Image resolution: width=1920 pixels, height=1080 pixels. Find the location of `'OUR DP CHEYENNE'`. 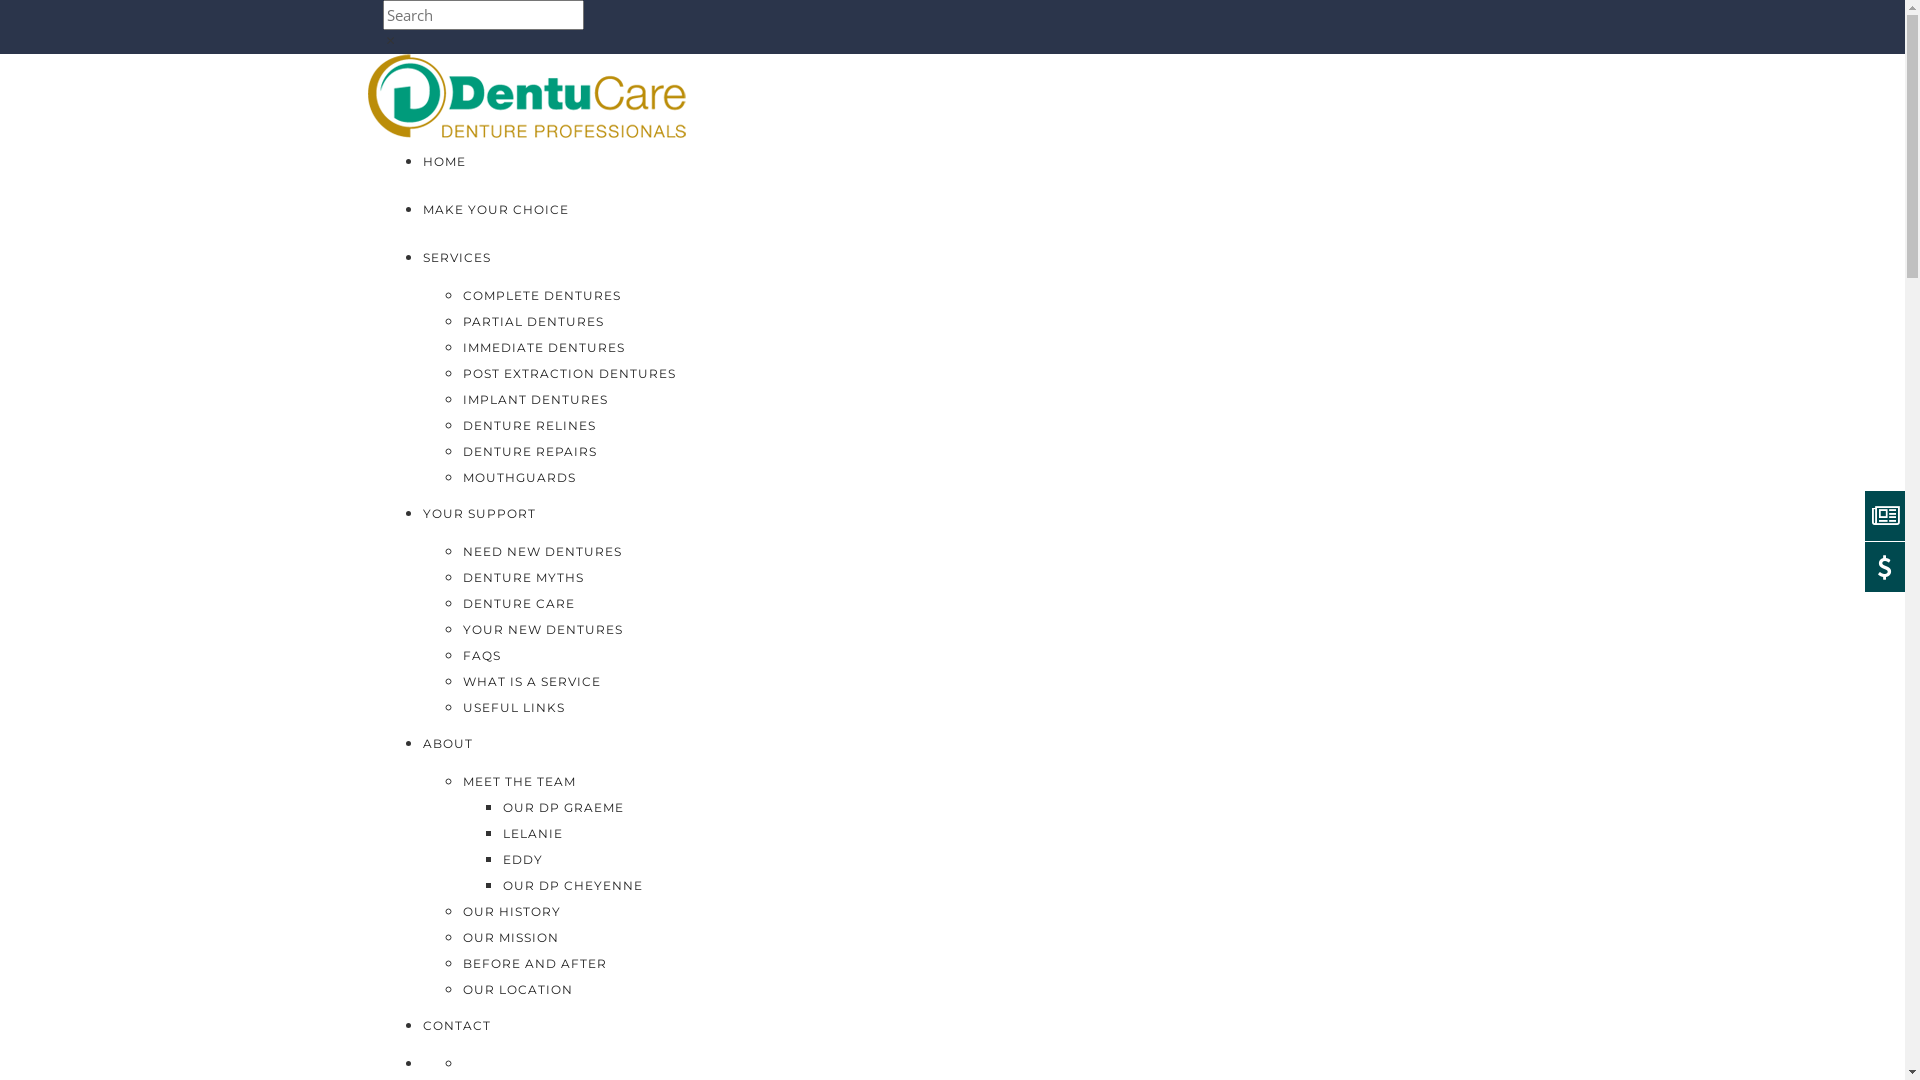

'OUR DP CHEYENNE' is located at coordinates (570, 884).